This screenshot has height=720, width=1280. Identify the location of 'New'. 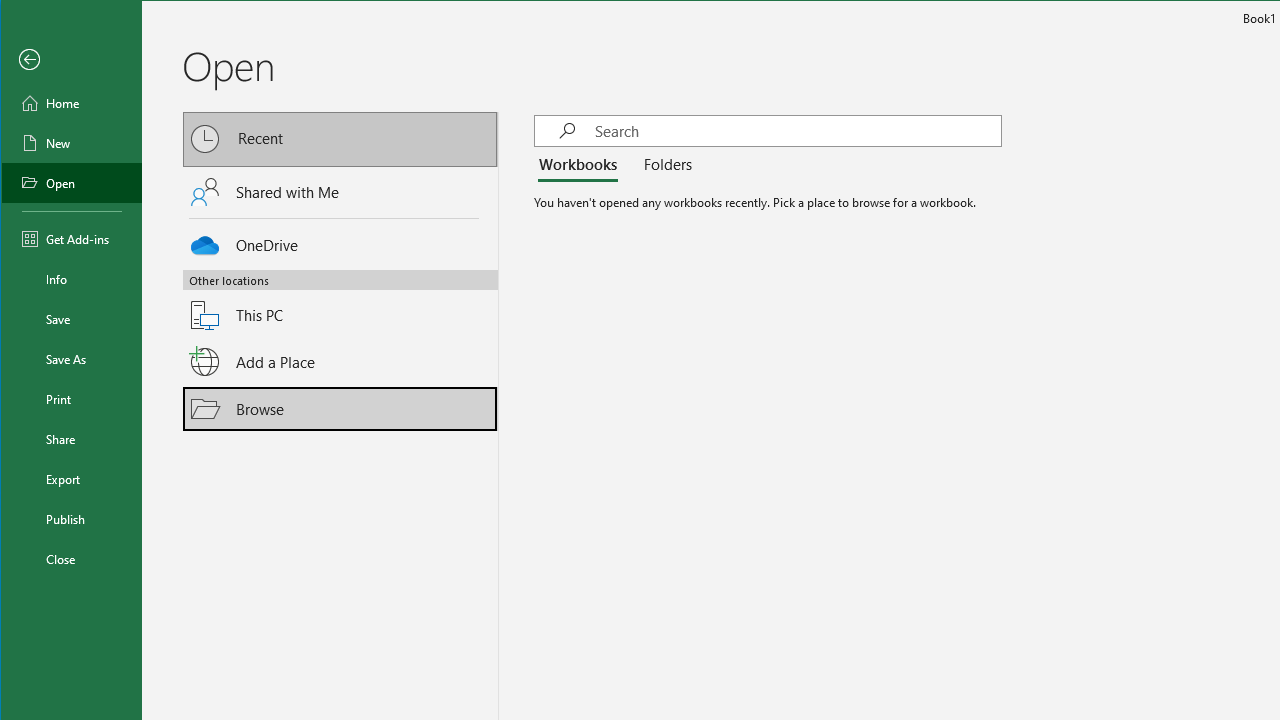
(72, 141).